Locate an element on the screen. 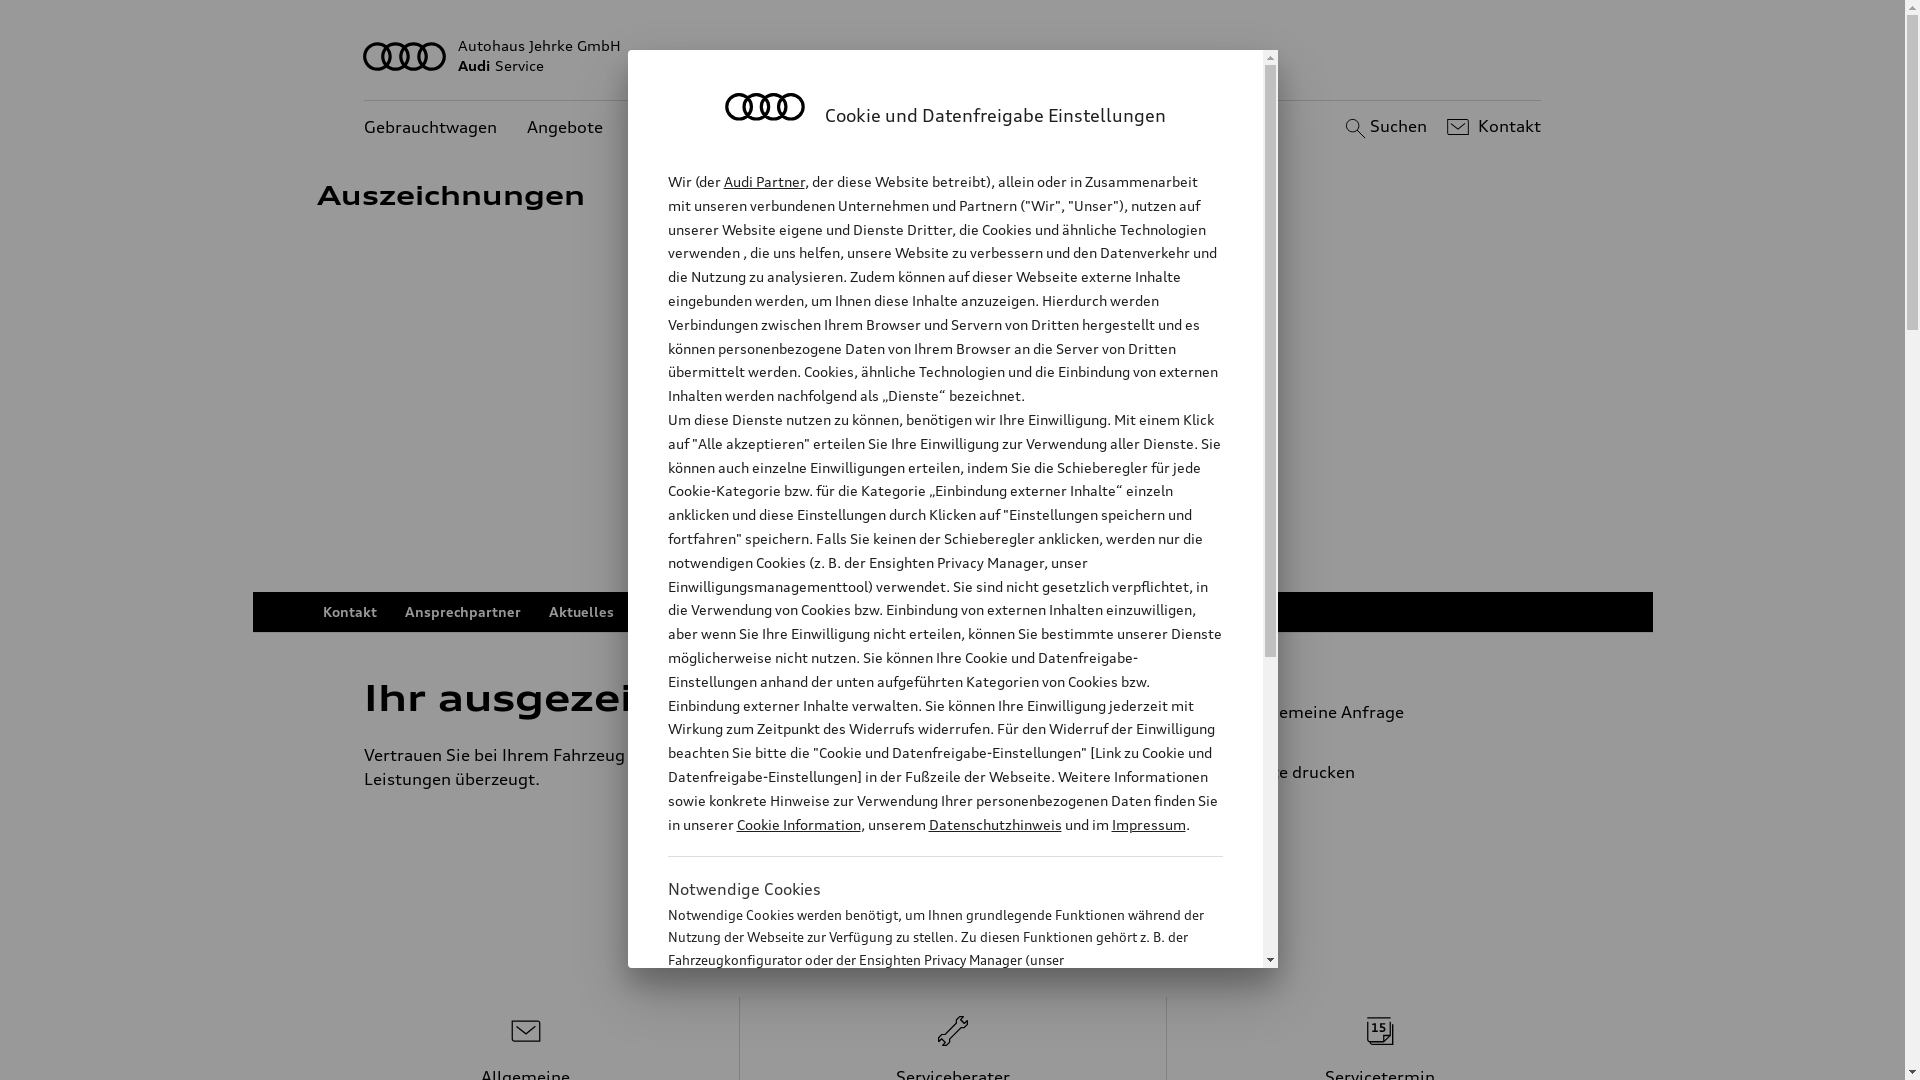 This screenshot has width=1920, height=1080. 'Angebote' is located at coordinates (564, 127).